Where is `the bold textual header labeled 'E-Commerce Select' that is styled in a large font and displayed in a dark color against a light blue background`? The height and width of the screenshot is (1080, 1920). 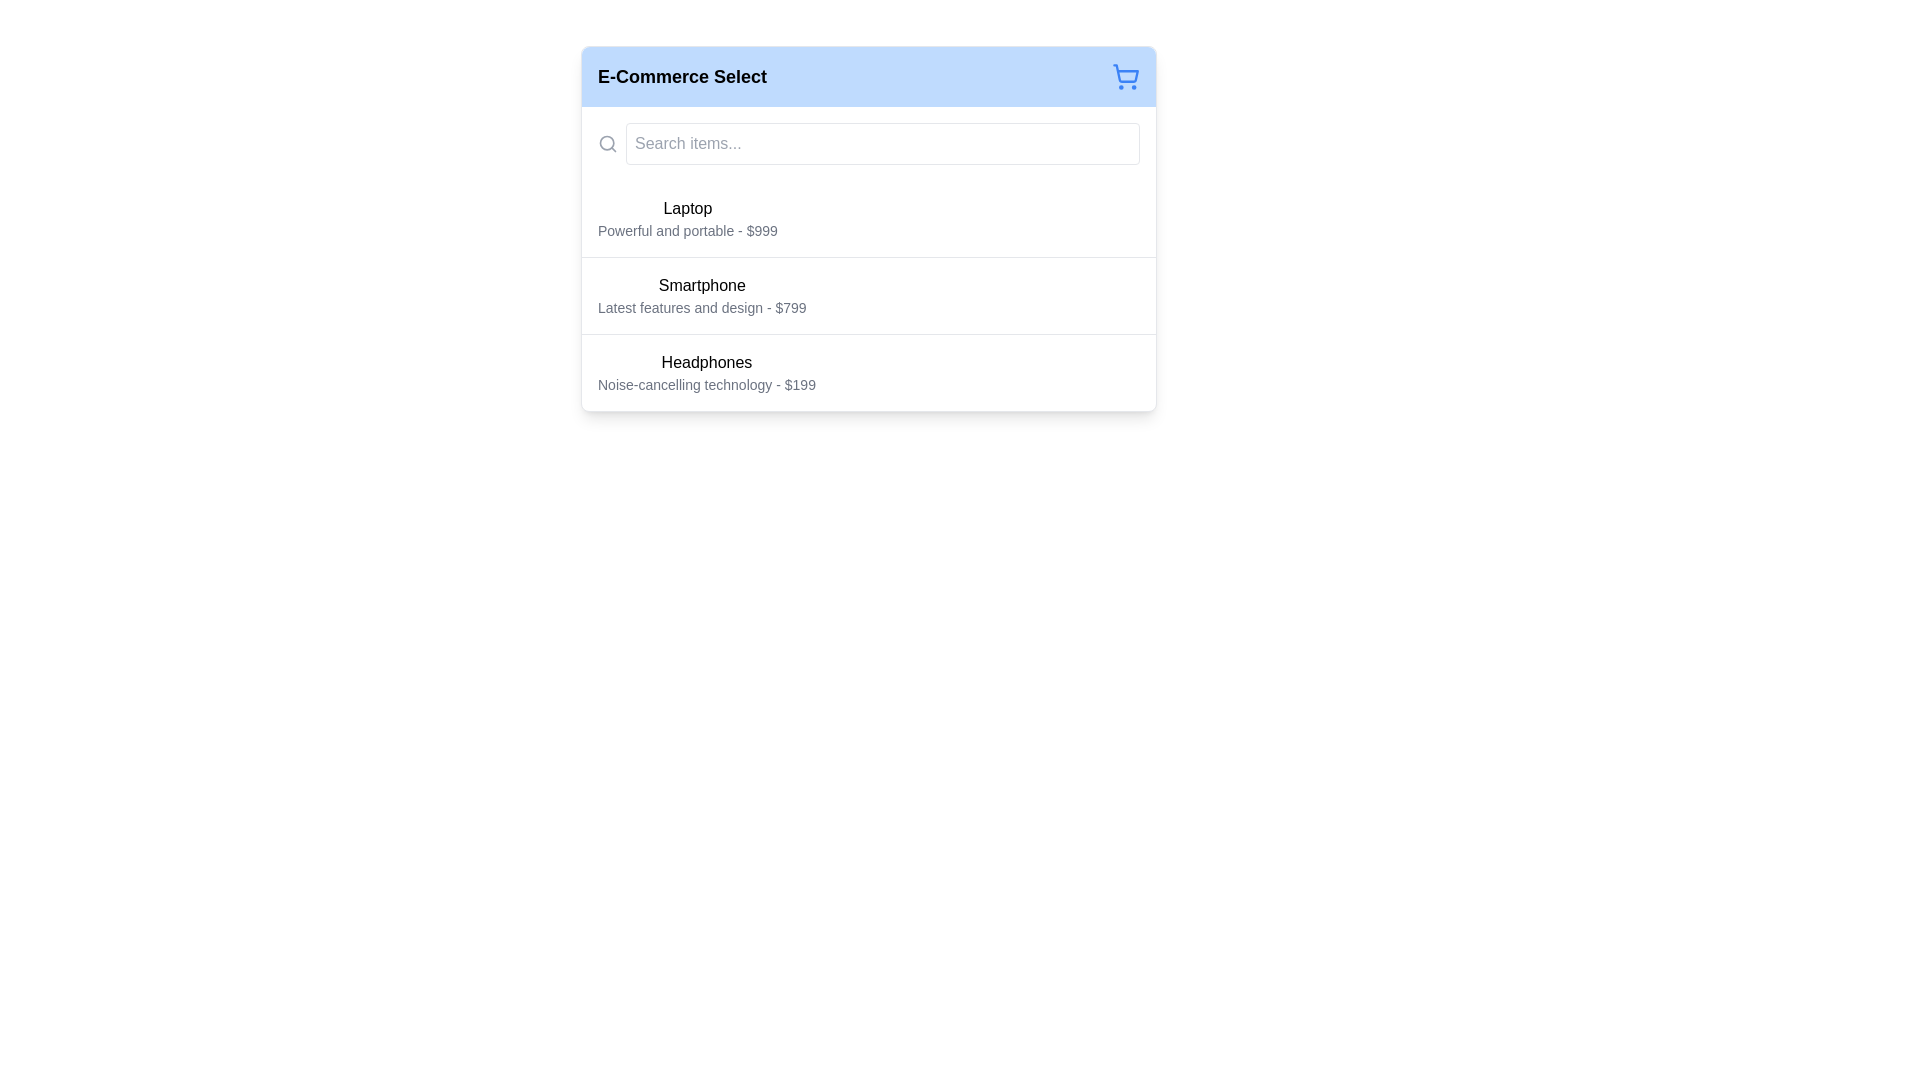
the bold textual header labeled 'E-Commerce Select' that is styled in a large font and displayed in a dark color against a light blue background is located at coordinates (682, 76).